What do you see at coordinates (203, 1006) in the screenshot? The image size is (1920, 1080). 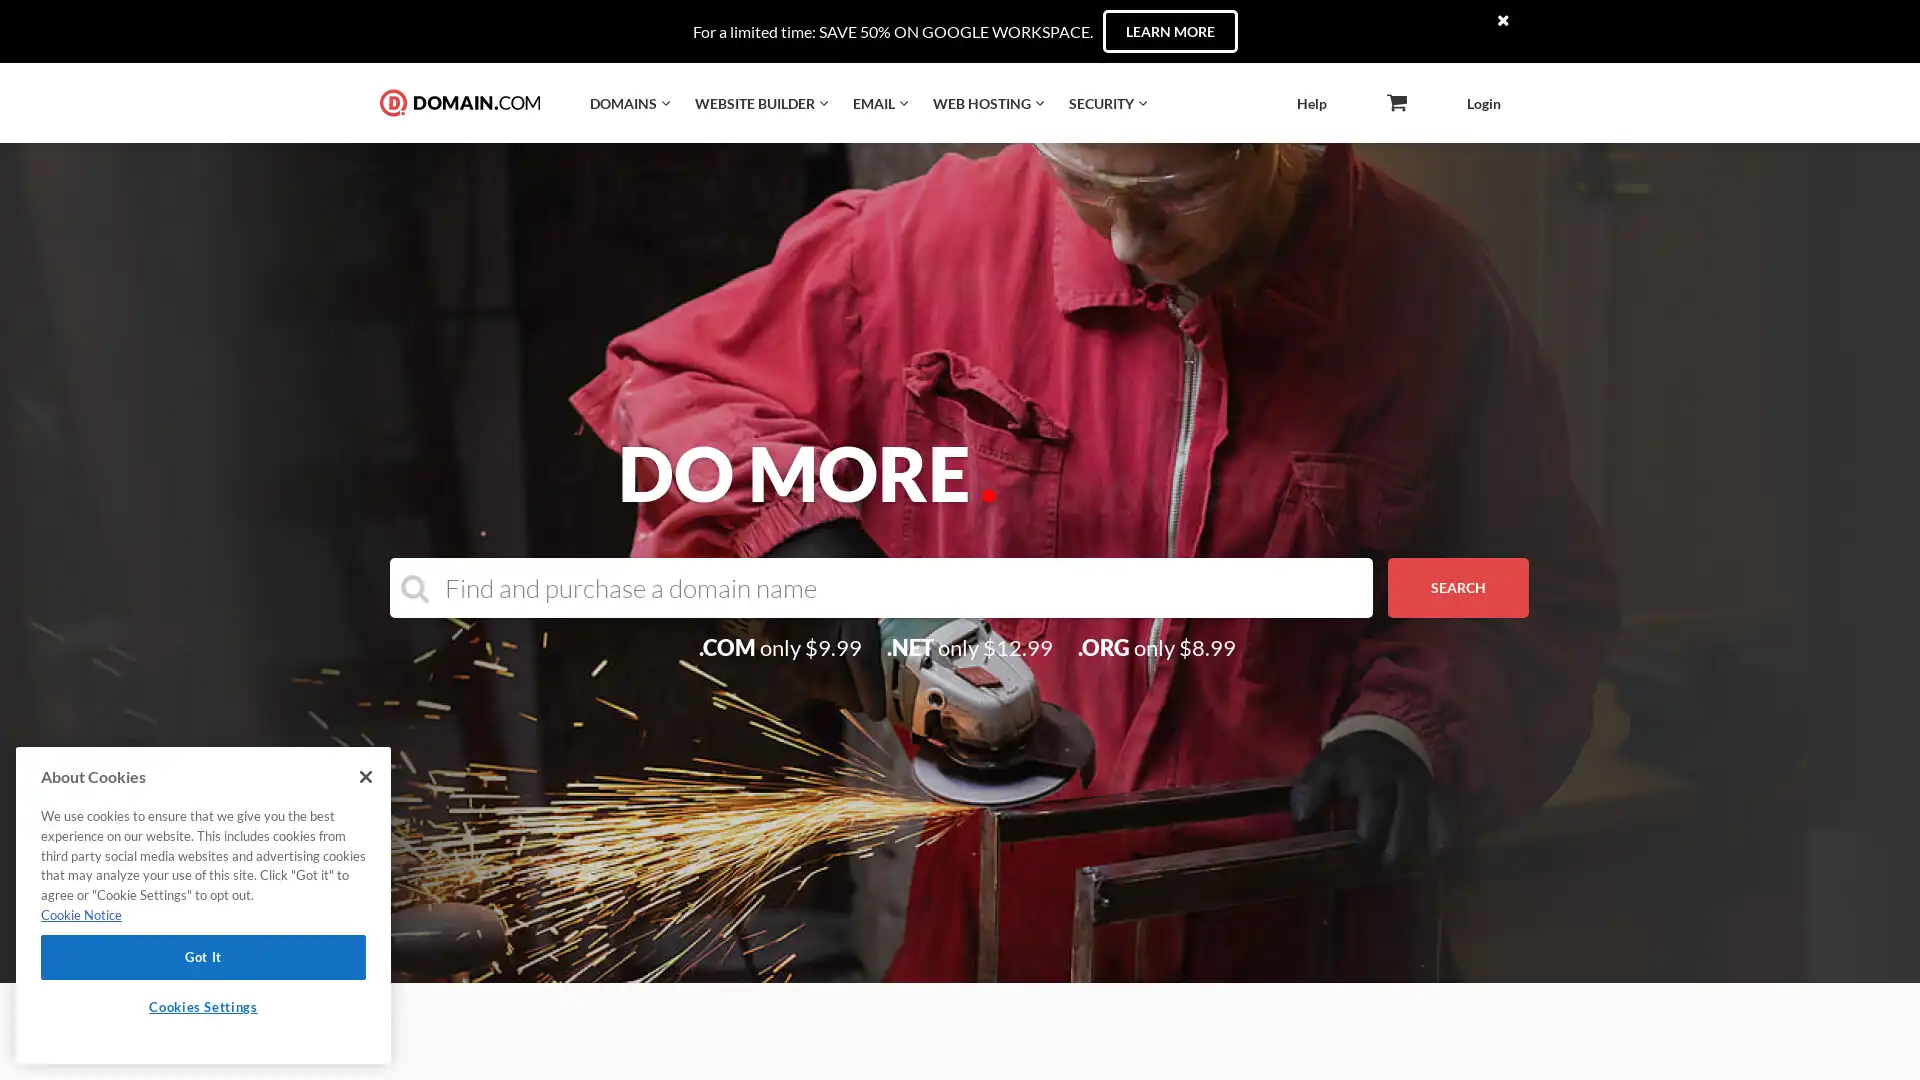 I see `Cookies Settings` at bounding box center [203, 1006].